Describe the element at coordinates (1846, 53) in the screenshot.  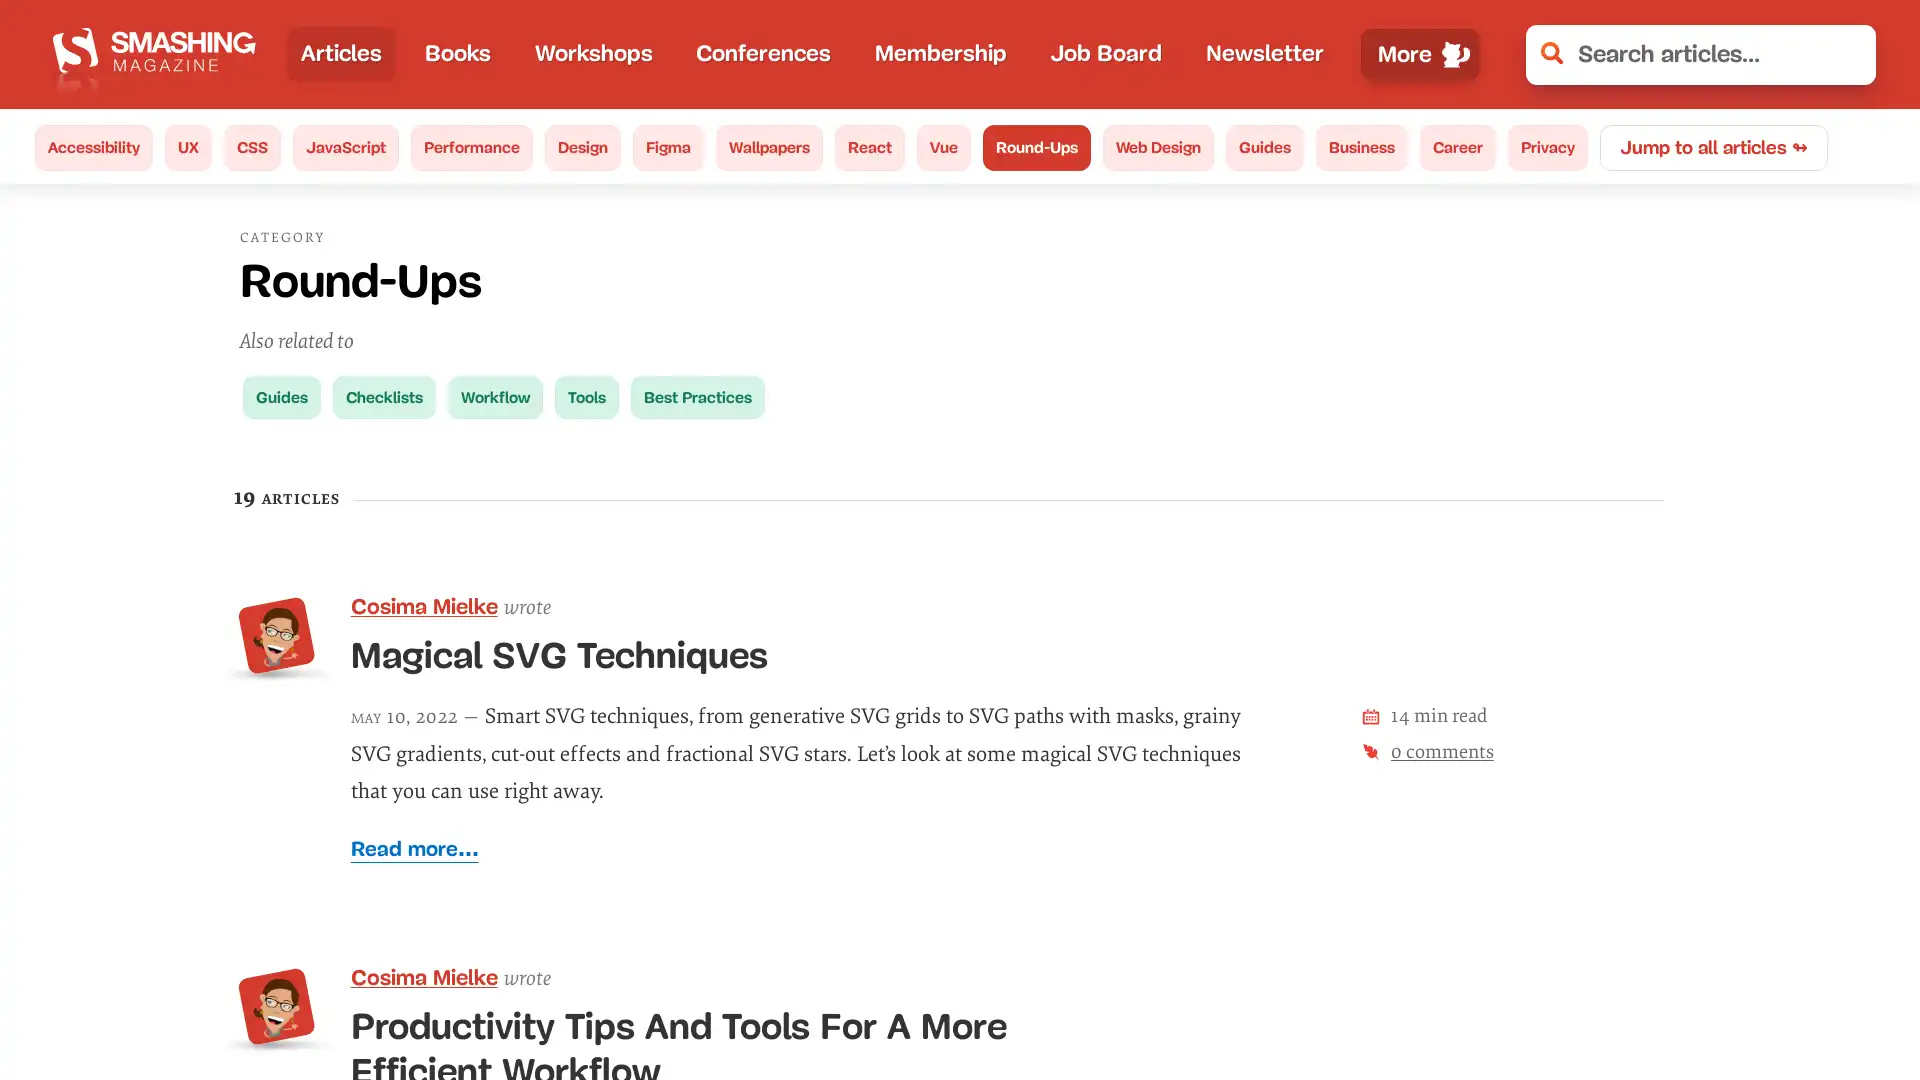
I see `Clear Search` at that location.